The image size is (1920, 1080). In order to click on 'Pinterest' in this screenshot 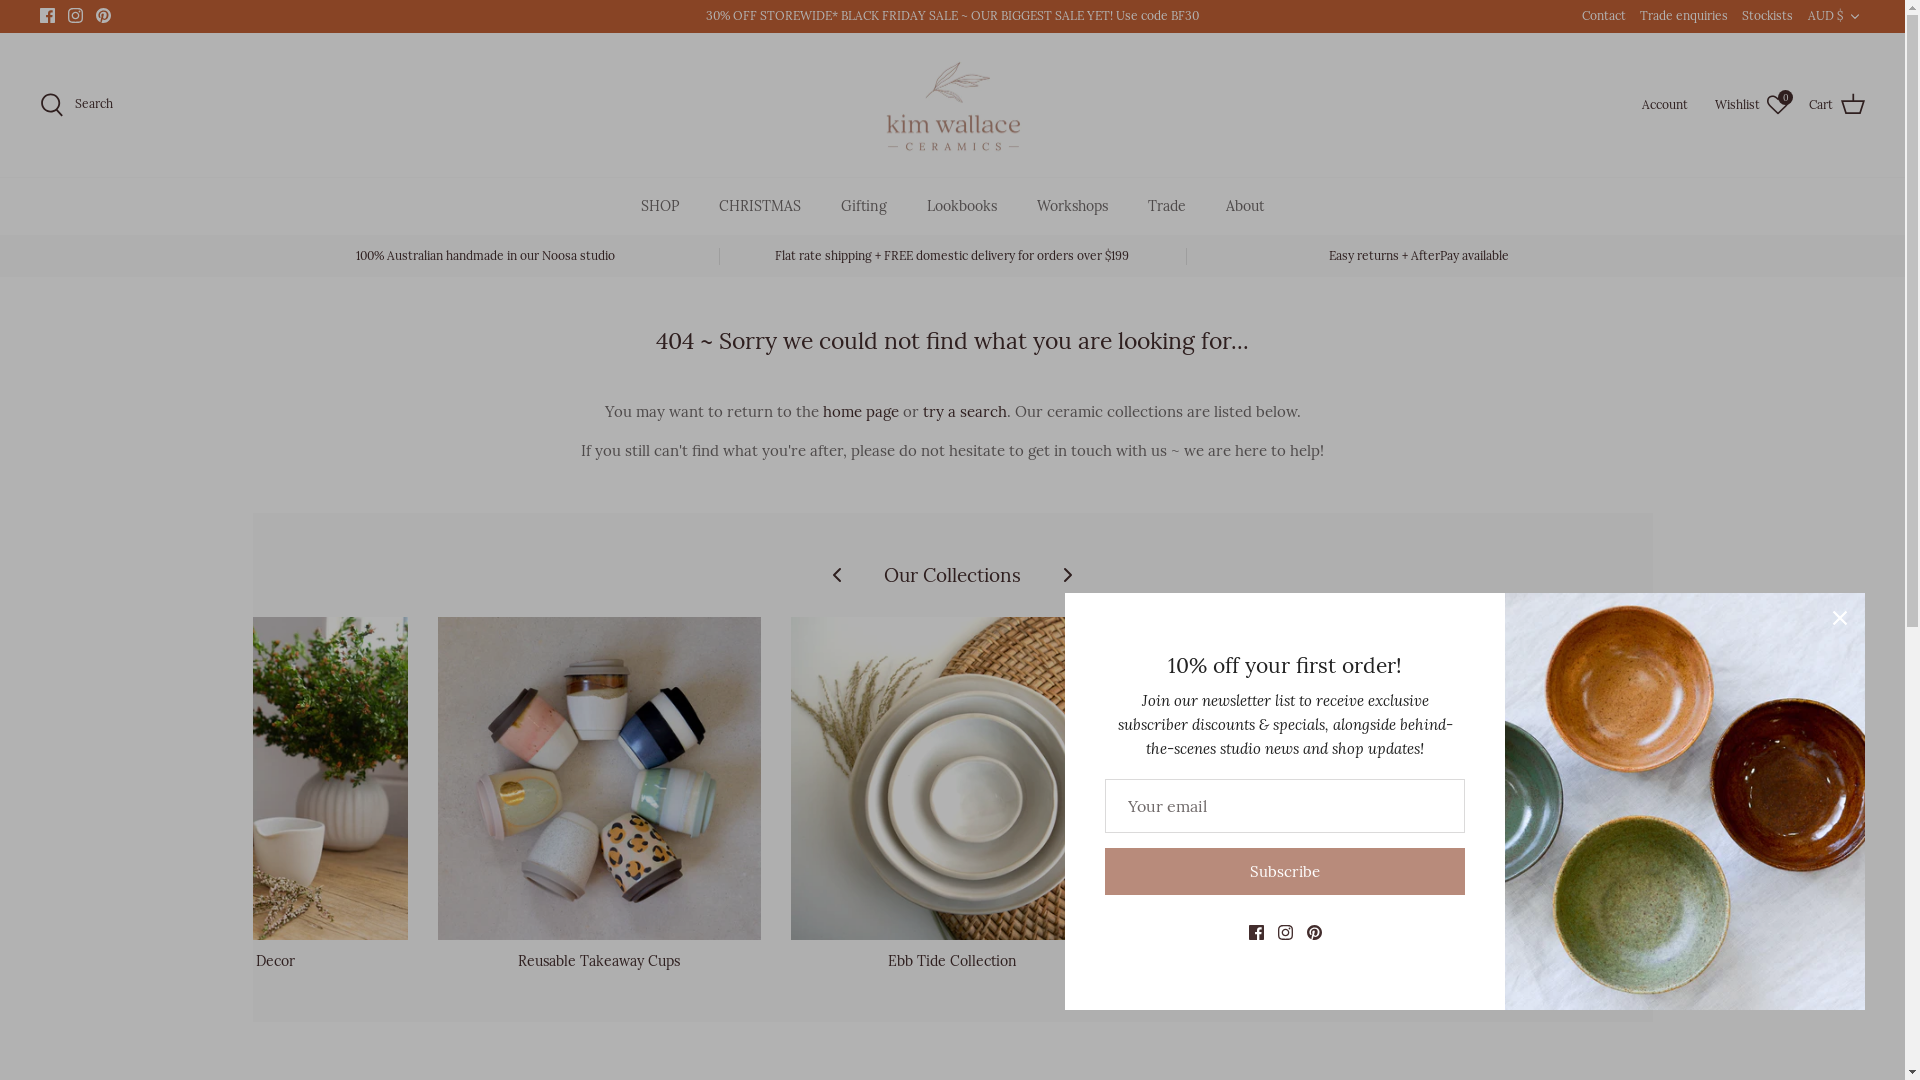, I will do `click(95, 15)`.